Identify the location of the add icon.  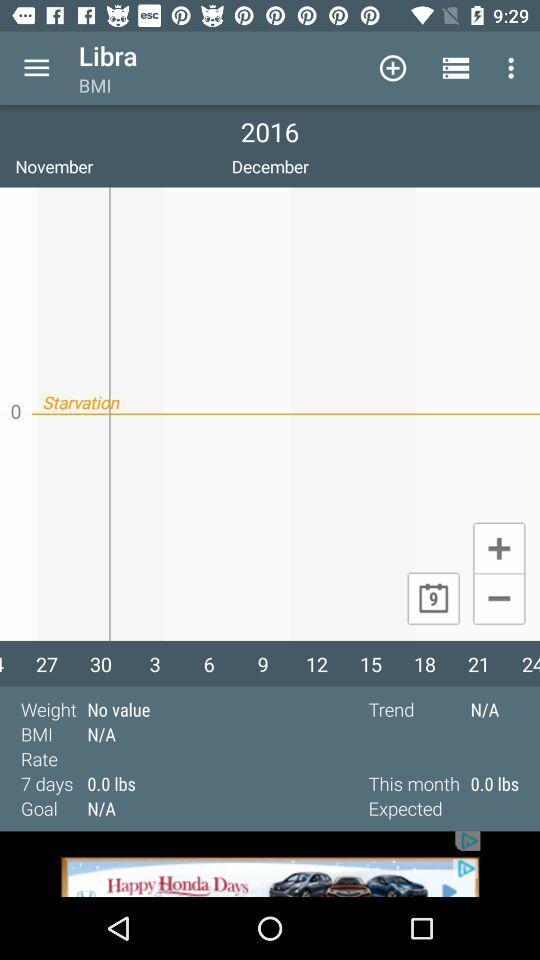
(498, 547).